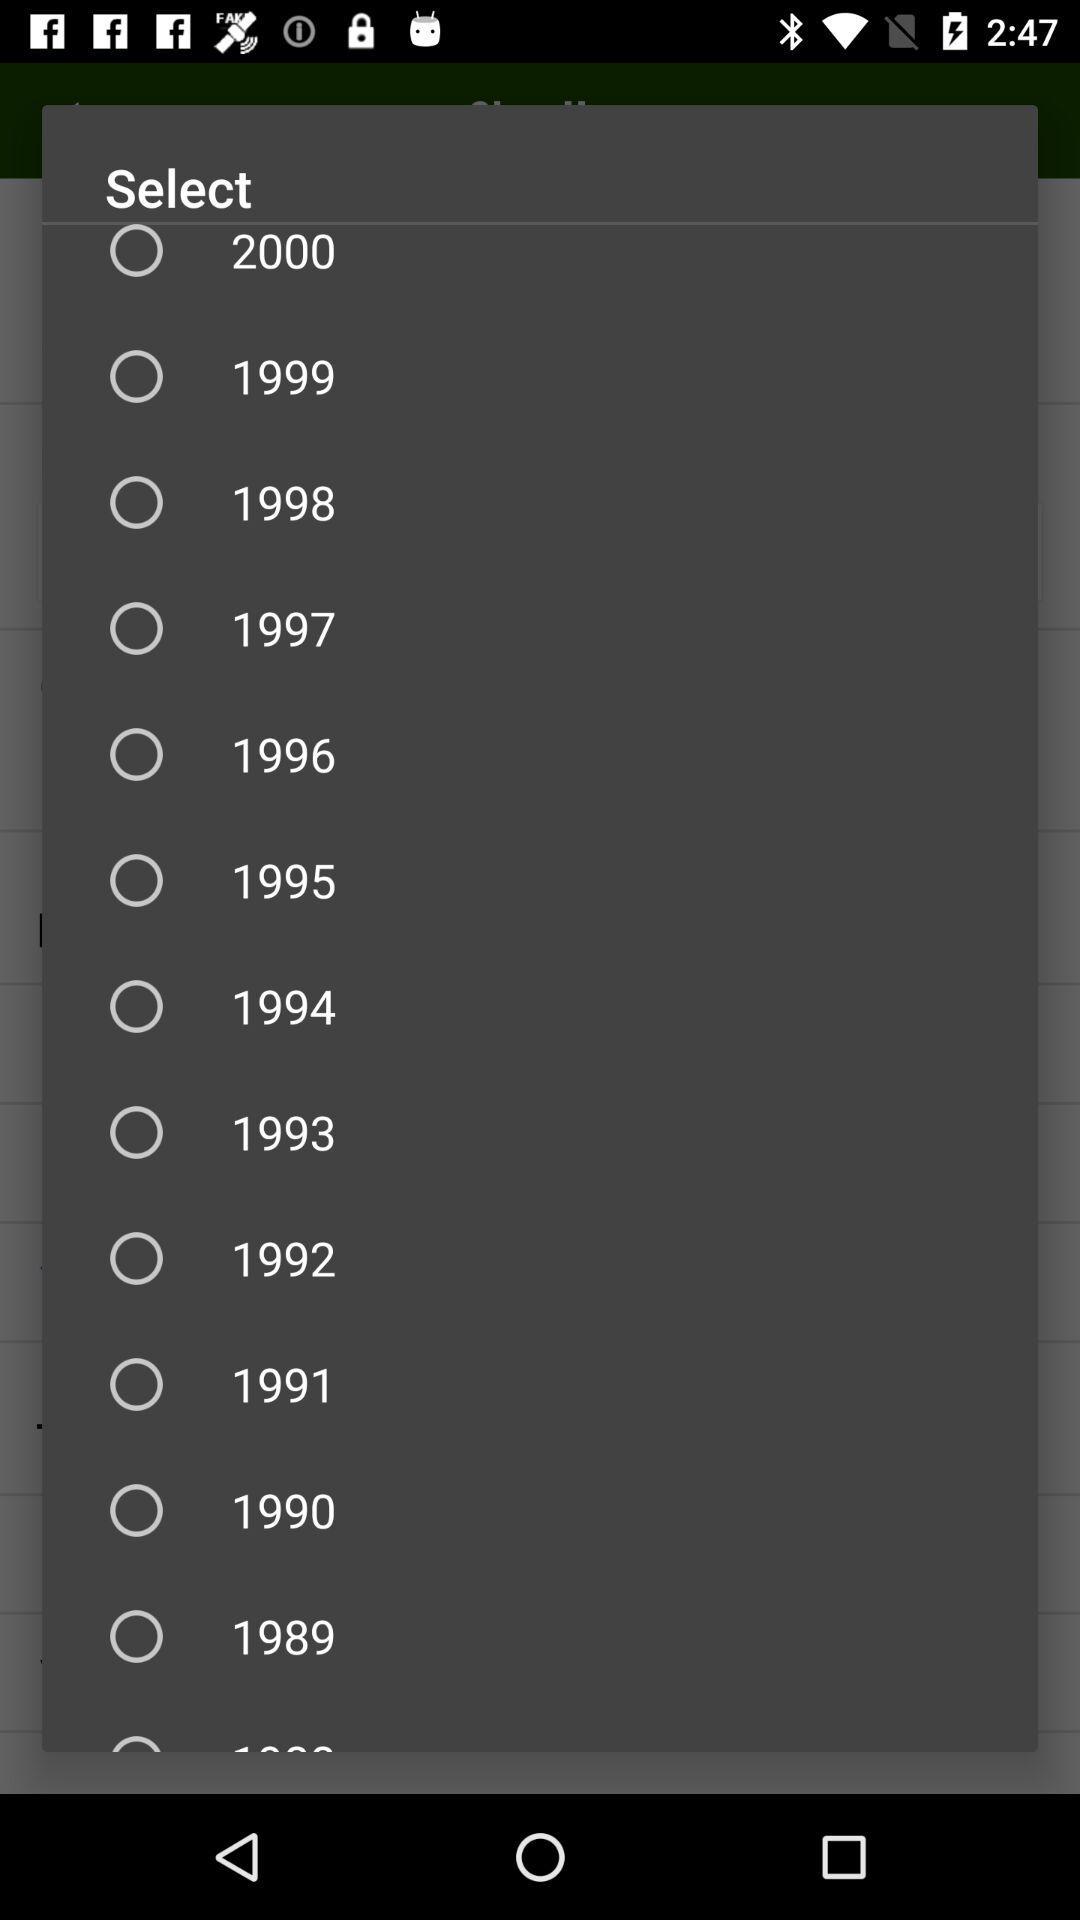 The width and height of the screenshot is (1080, 1920). I want to click on 1996 item, so click(540, 753).